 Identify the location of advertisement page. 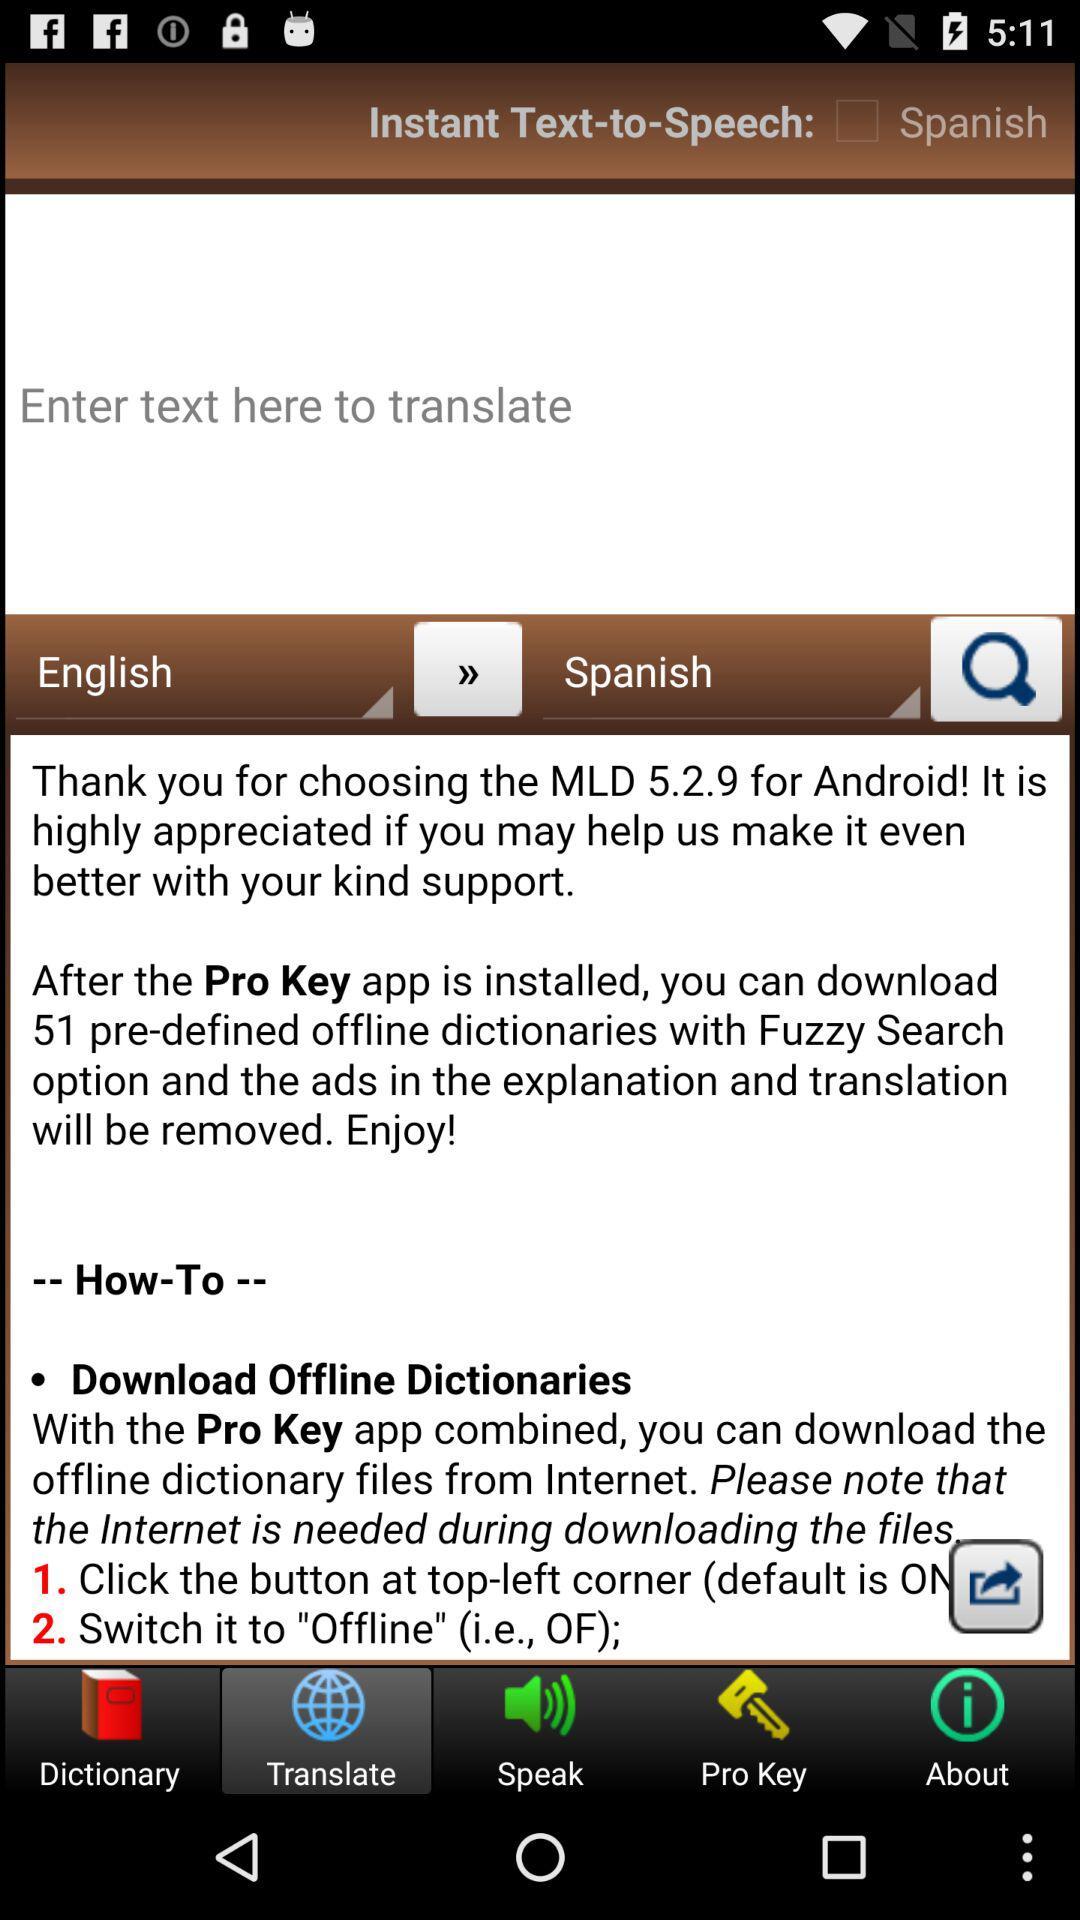
(540, 403).